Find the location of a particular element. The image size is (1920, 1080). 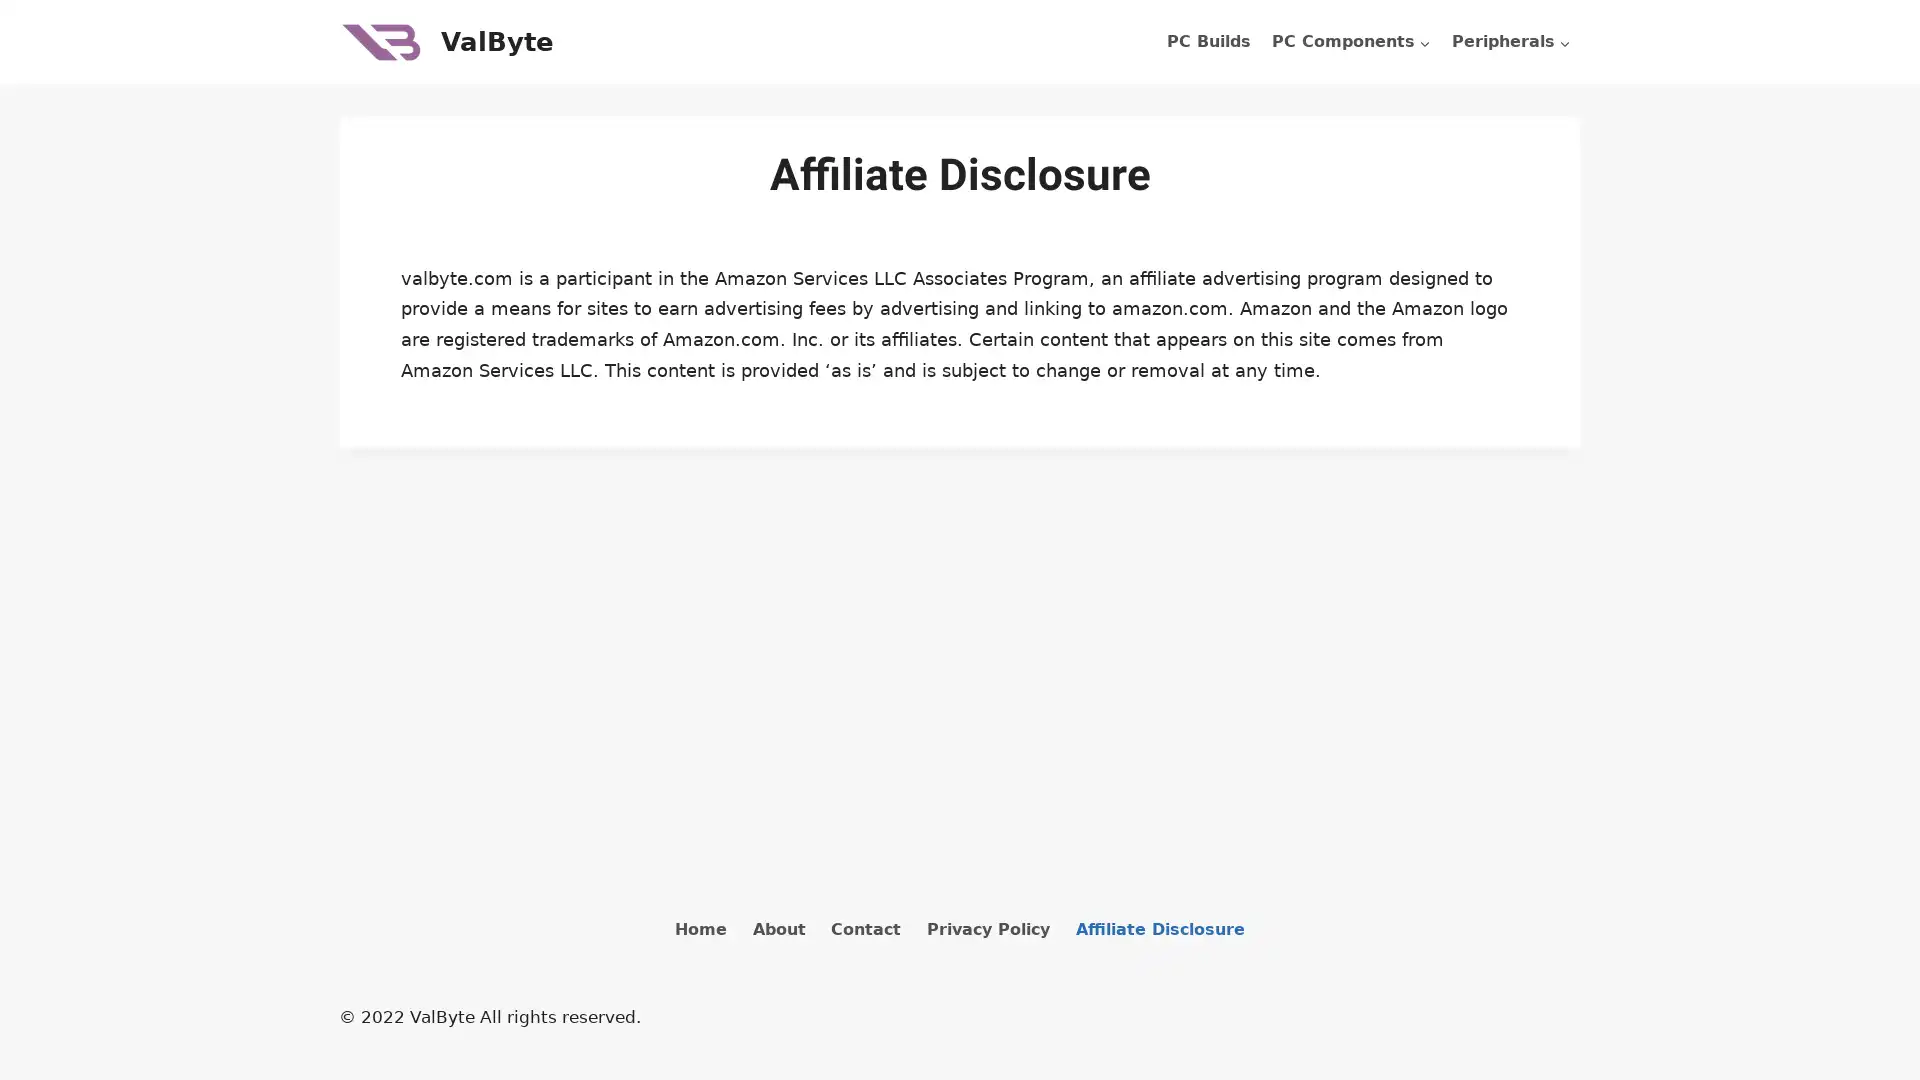

Expand child menu is located at coordinates (1350, 42).